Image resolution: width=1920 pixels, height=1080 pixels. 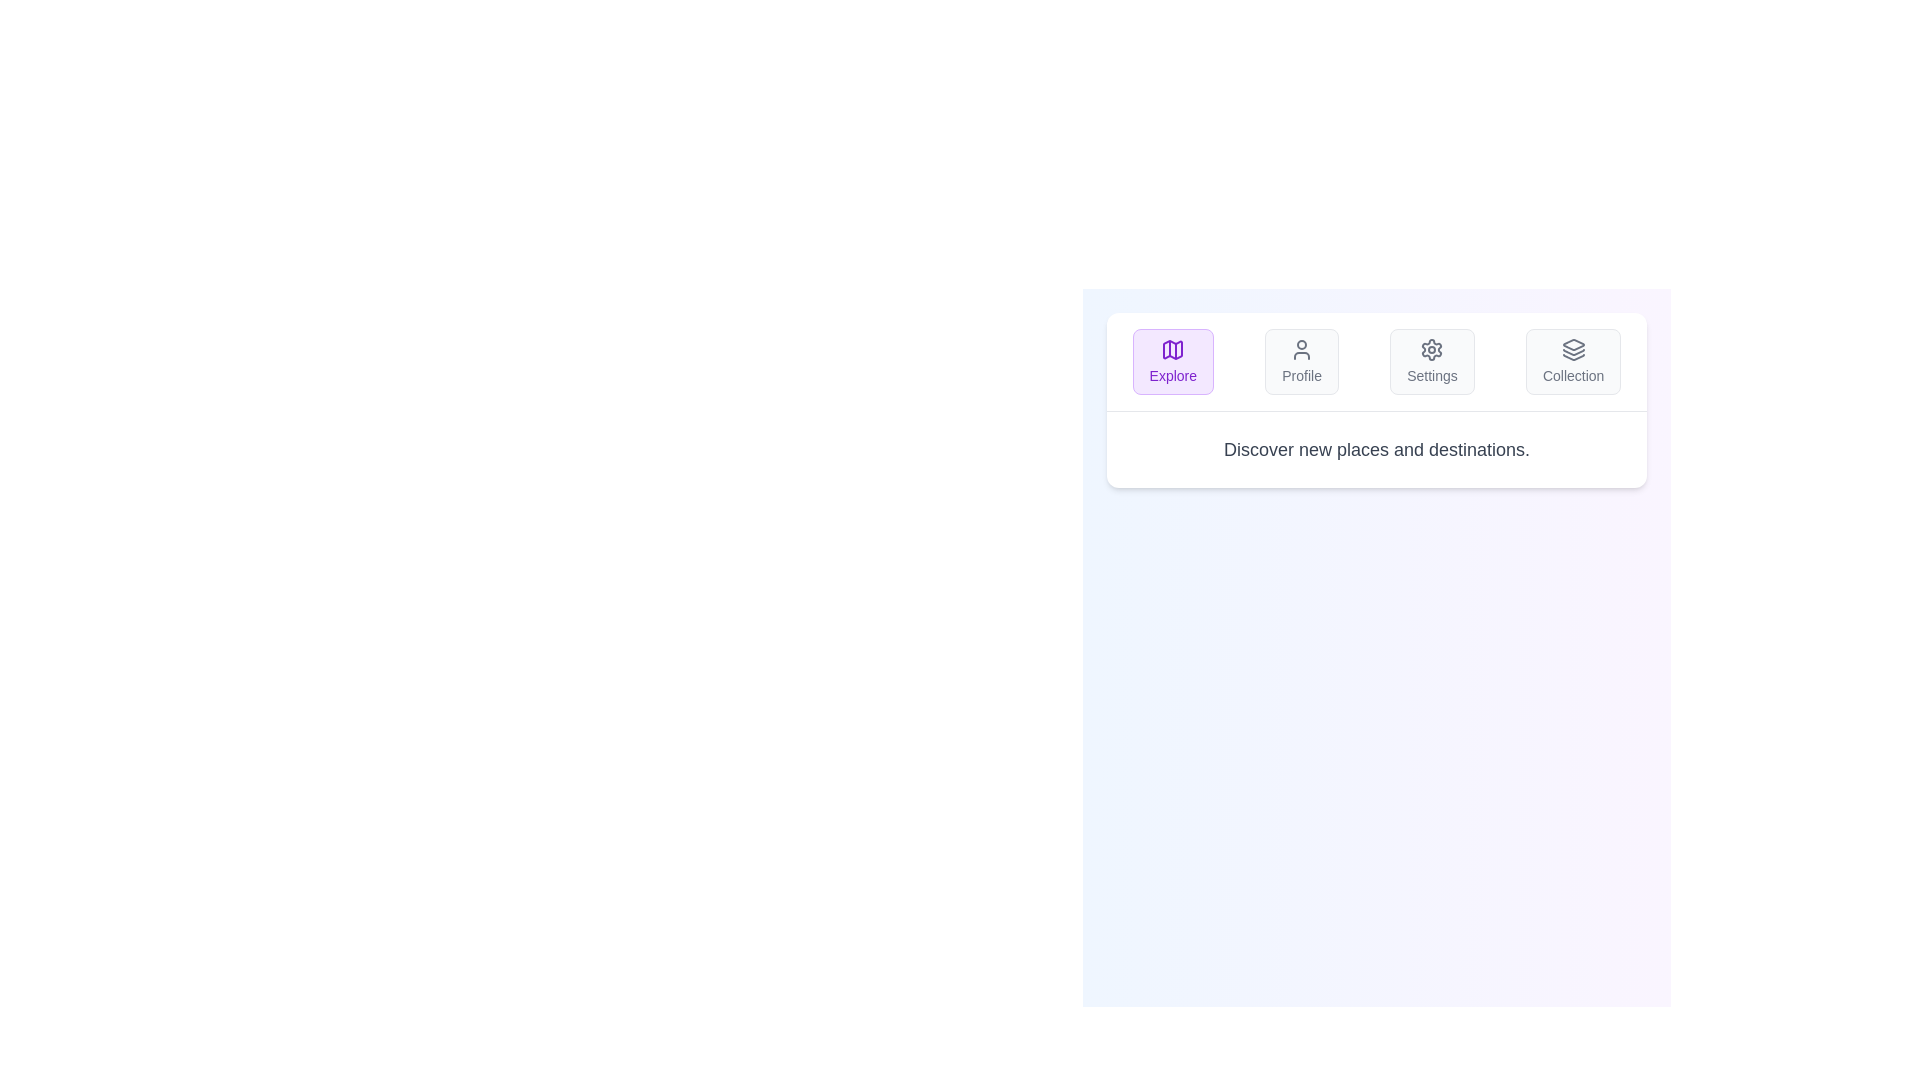 I want to click on the 'Explore' icon located within the button at the top-left of the navigation panel, which visually represents the function of exploring content or locations, so click(x=1173, y=349).